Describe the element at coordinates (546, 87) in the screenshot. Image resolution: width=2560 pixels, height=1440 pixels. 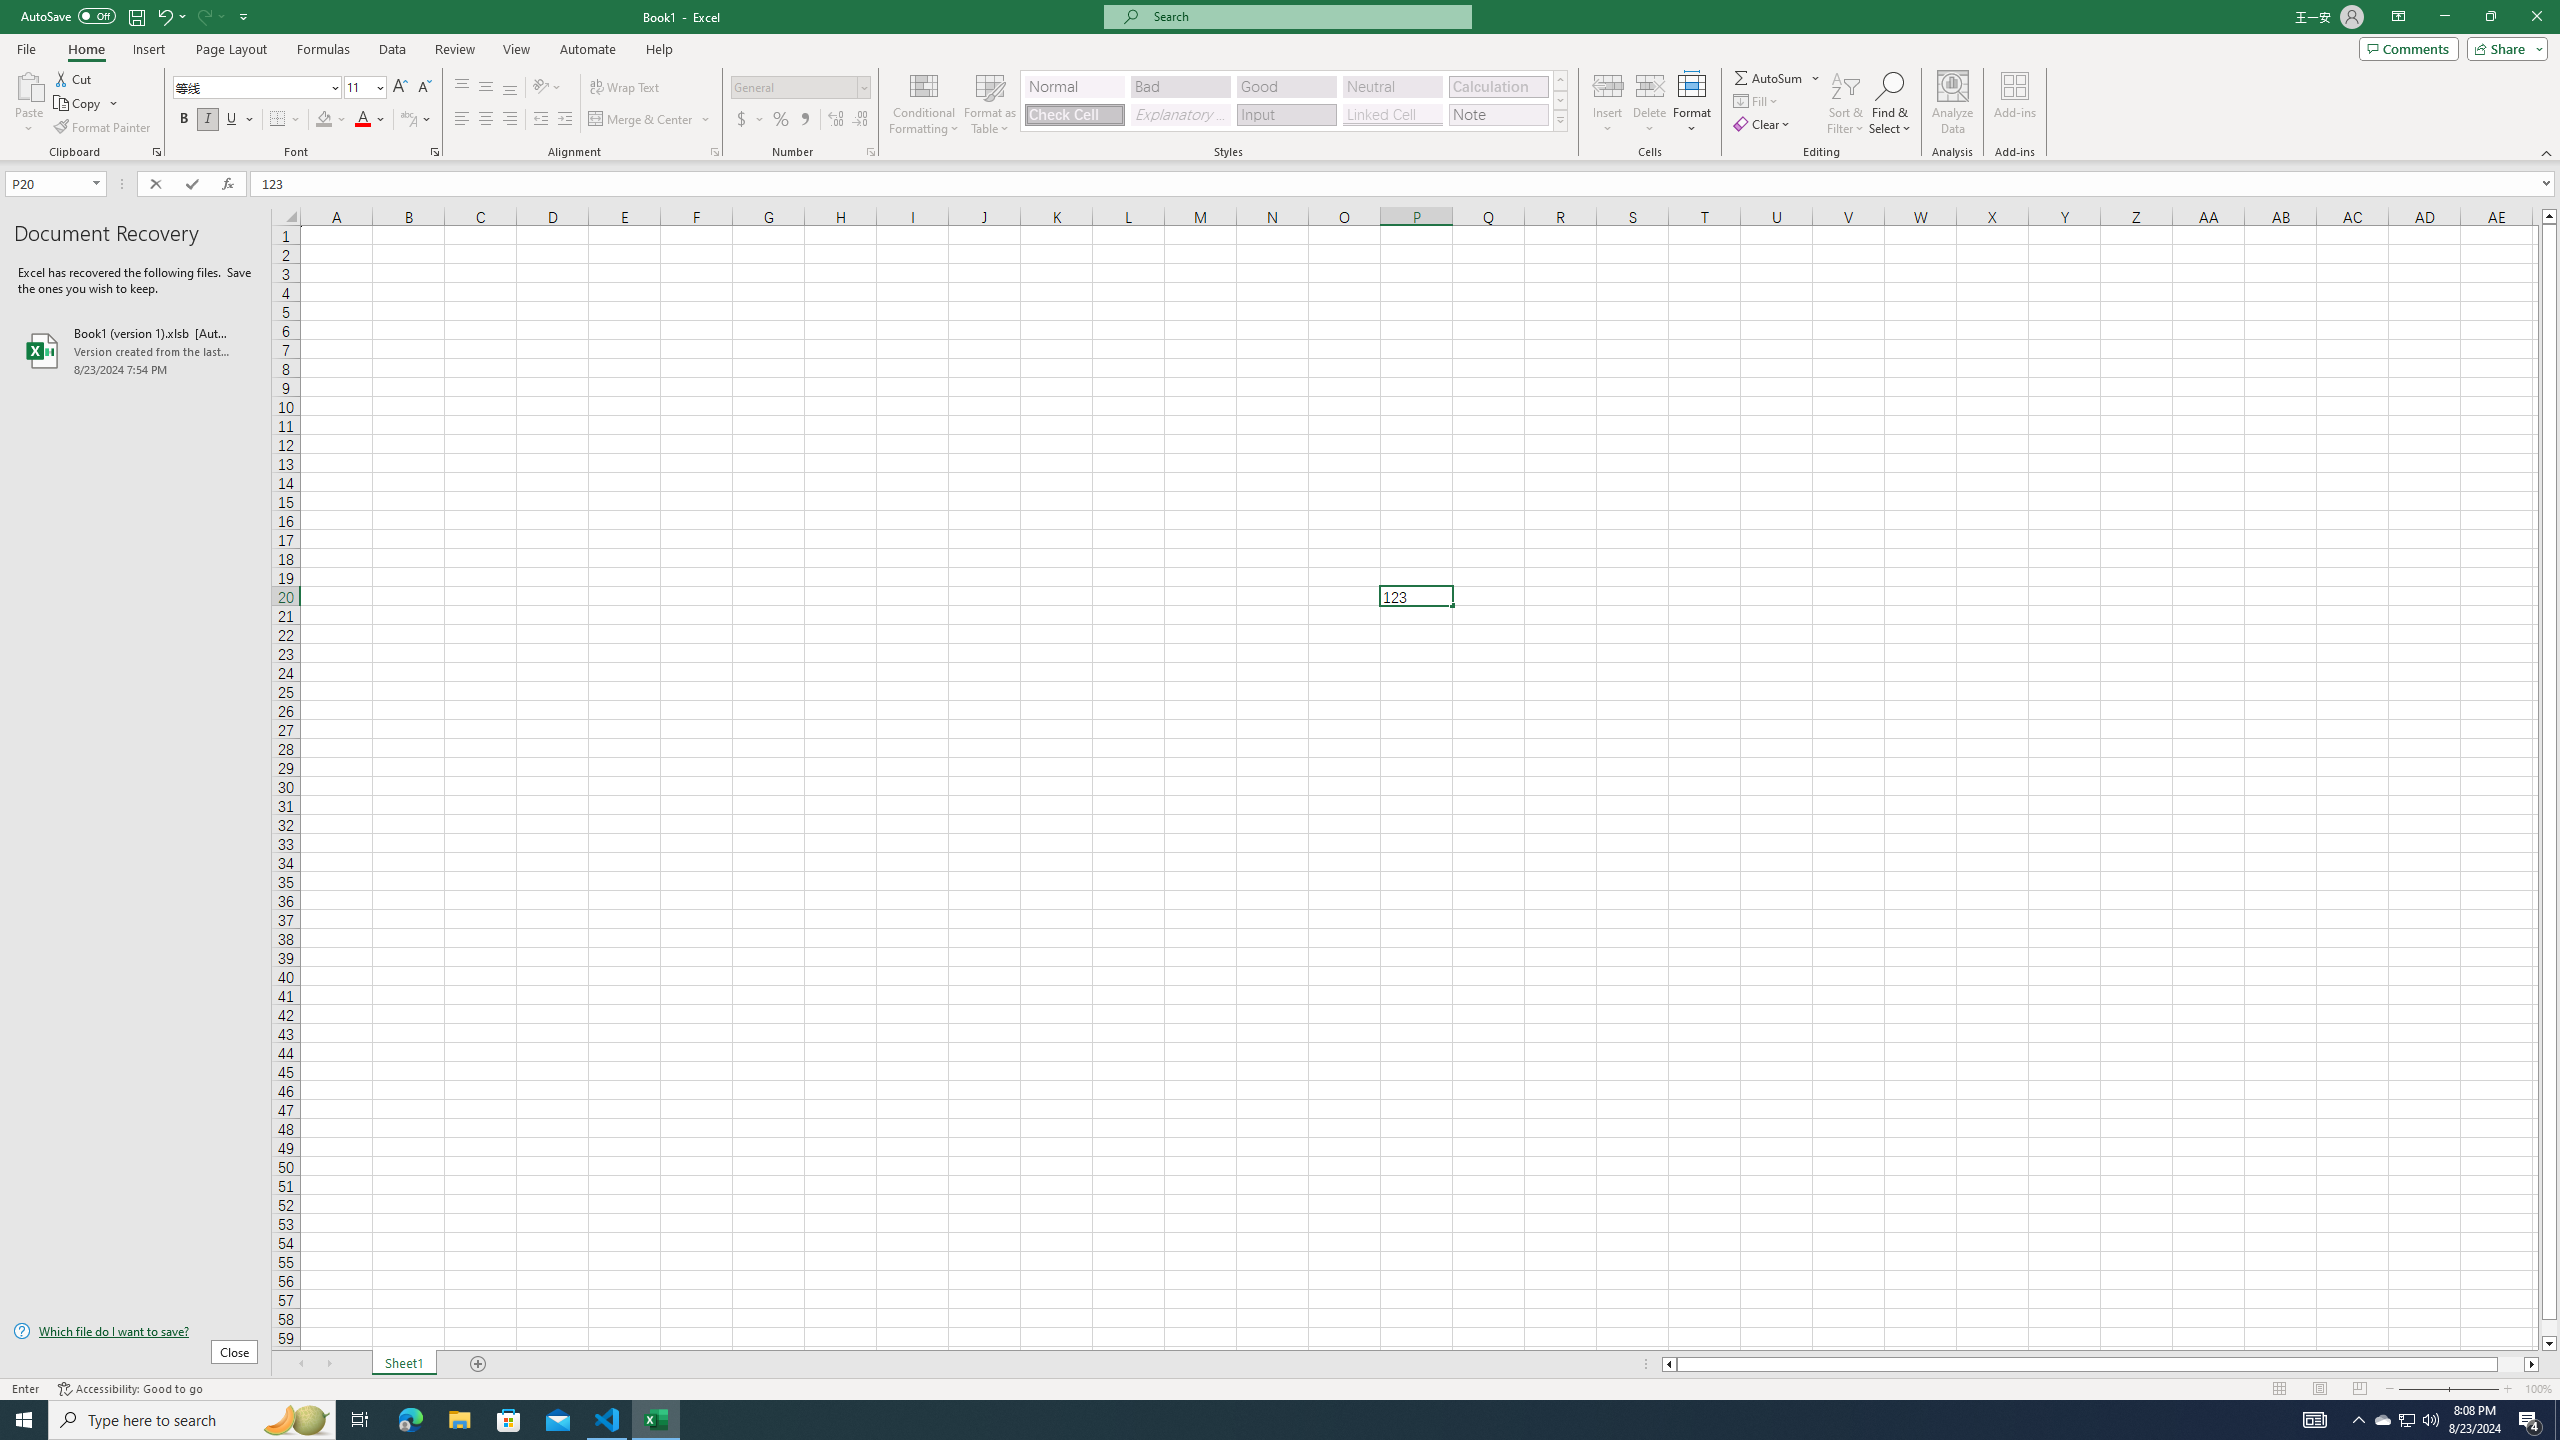
I see `'Orientation'` at that location.